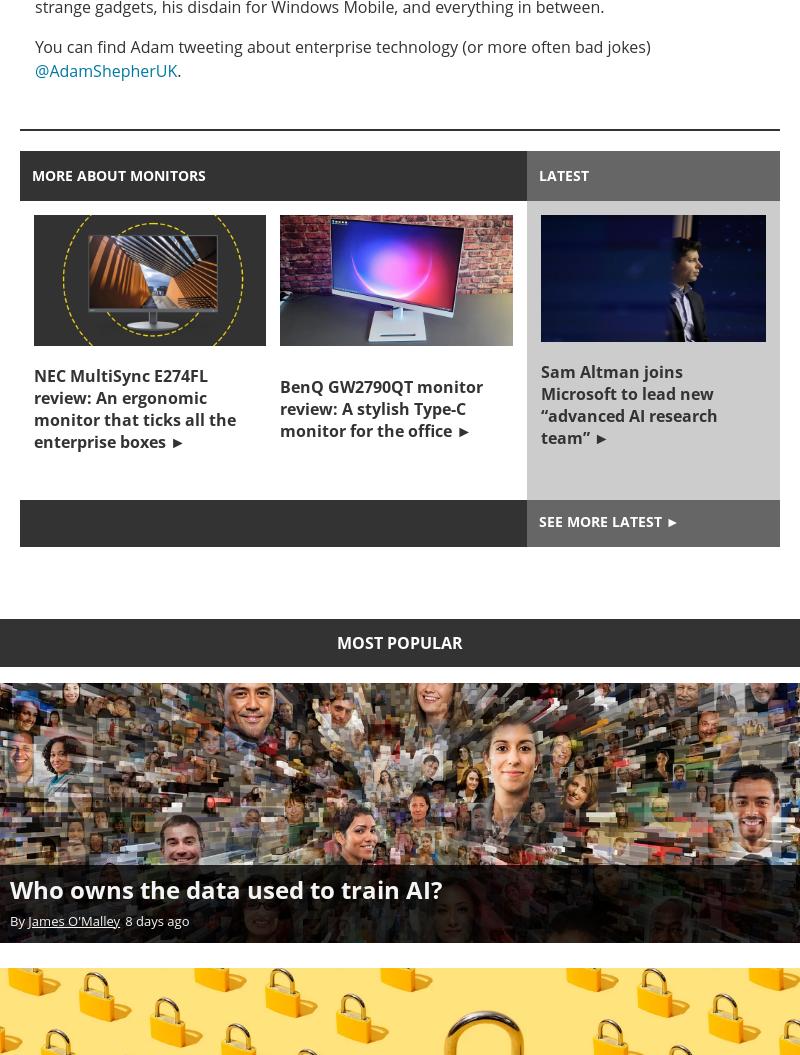 The width and height of the screenshot is (800, 1055). What do you see at coordinates (19, 918) in the screenshot?
I see `'By'` at bounding box center [19, 918].